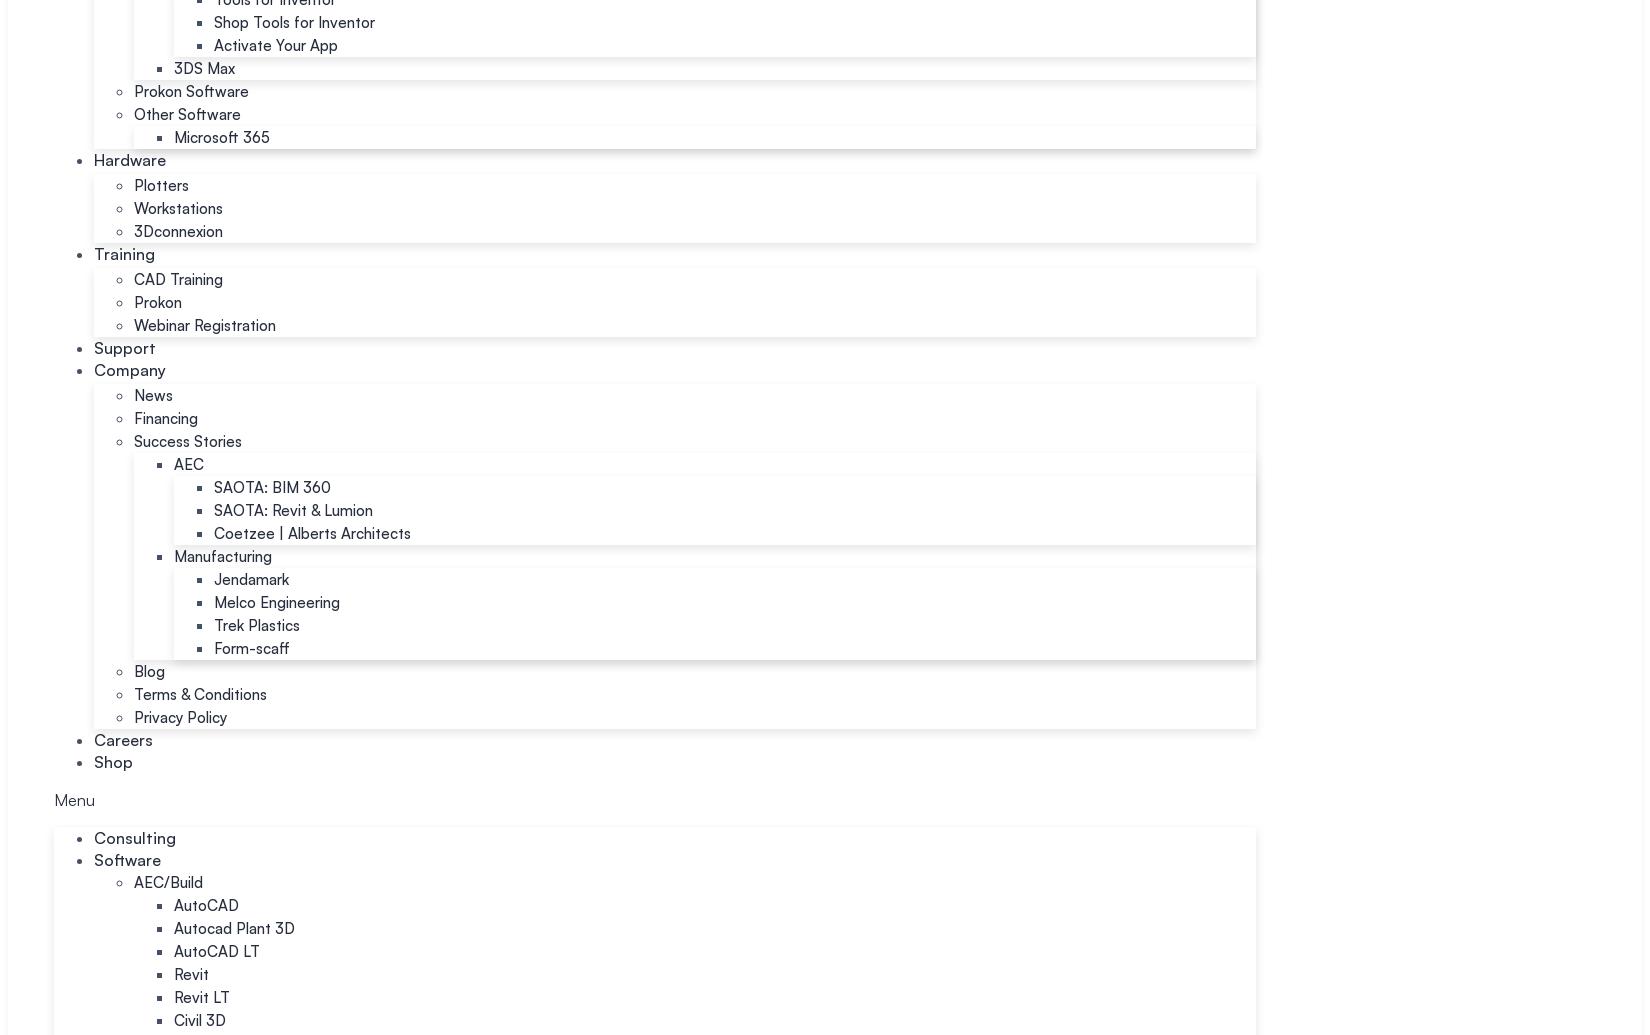  I want to click on 'Success Stories', so click(133, 441).